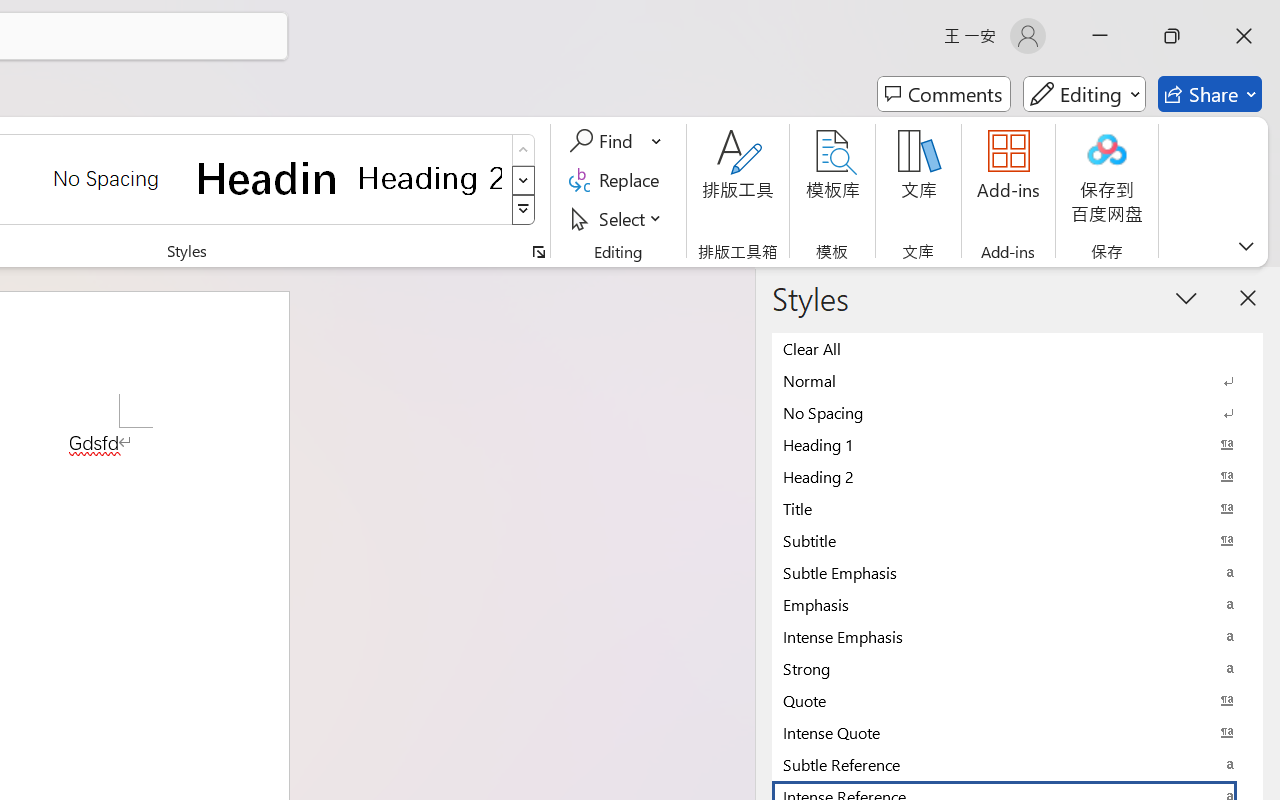  I want to click on 'Subtle Reference', so click(1017, 764).